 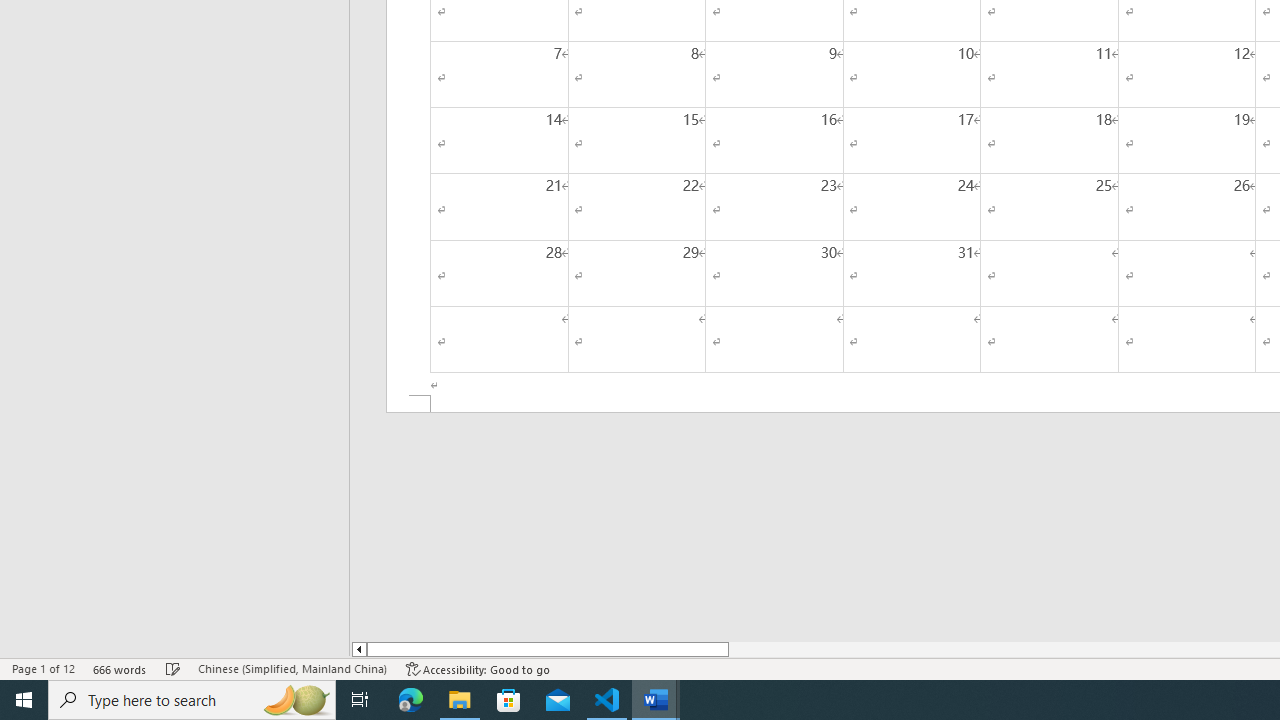 What do you see at coordinates (477, 669) in the screenshot?
I see `'Accessibility Checker Accessibility: Good to go'` at bounding box center [477, 669].